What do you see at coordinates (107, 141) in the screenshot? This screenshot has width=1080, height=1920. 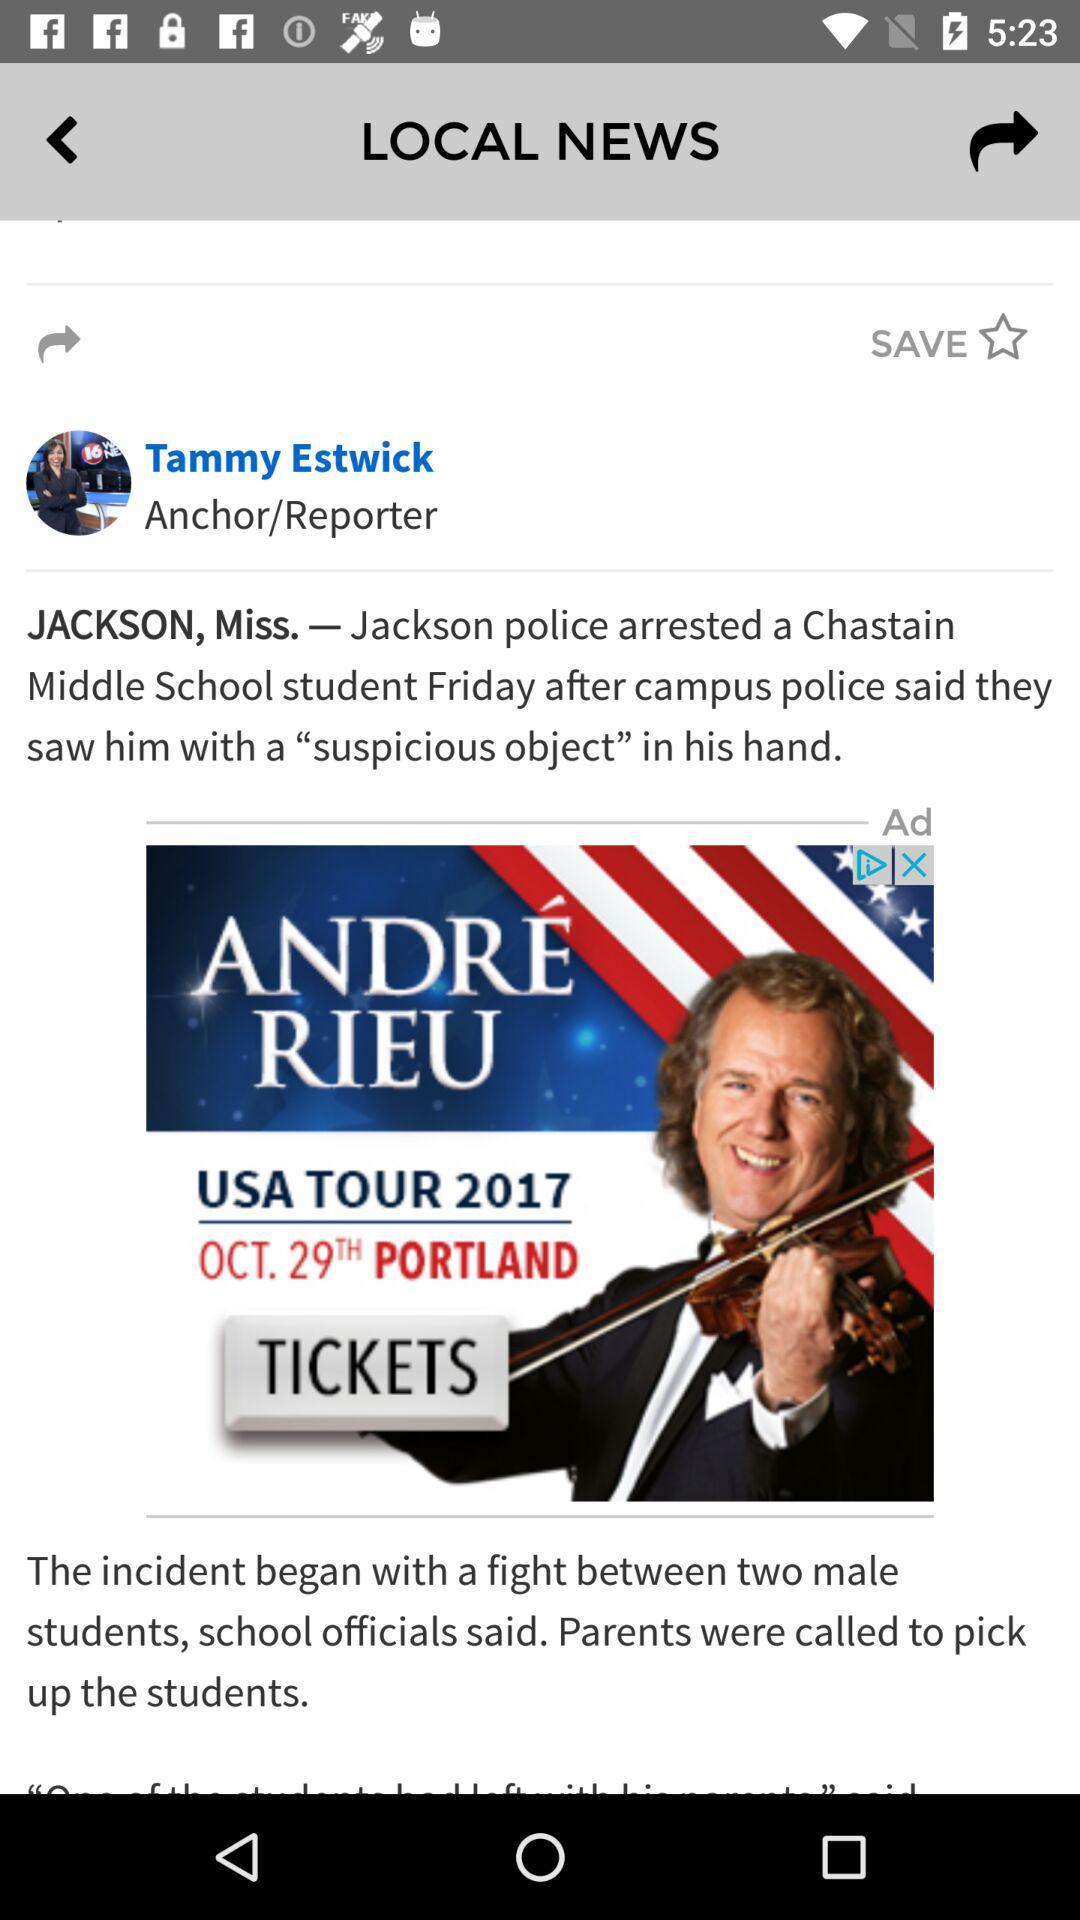 I see `back button which is at top left corner` at bounding box center [107, 141].